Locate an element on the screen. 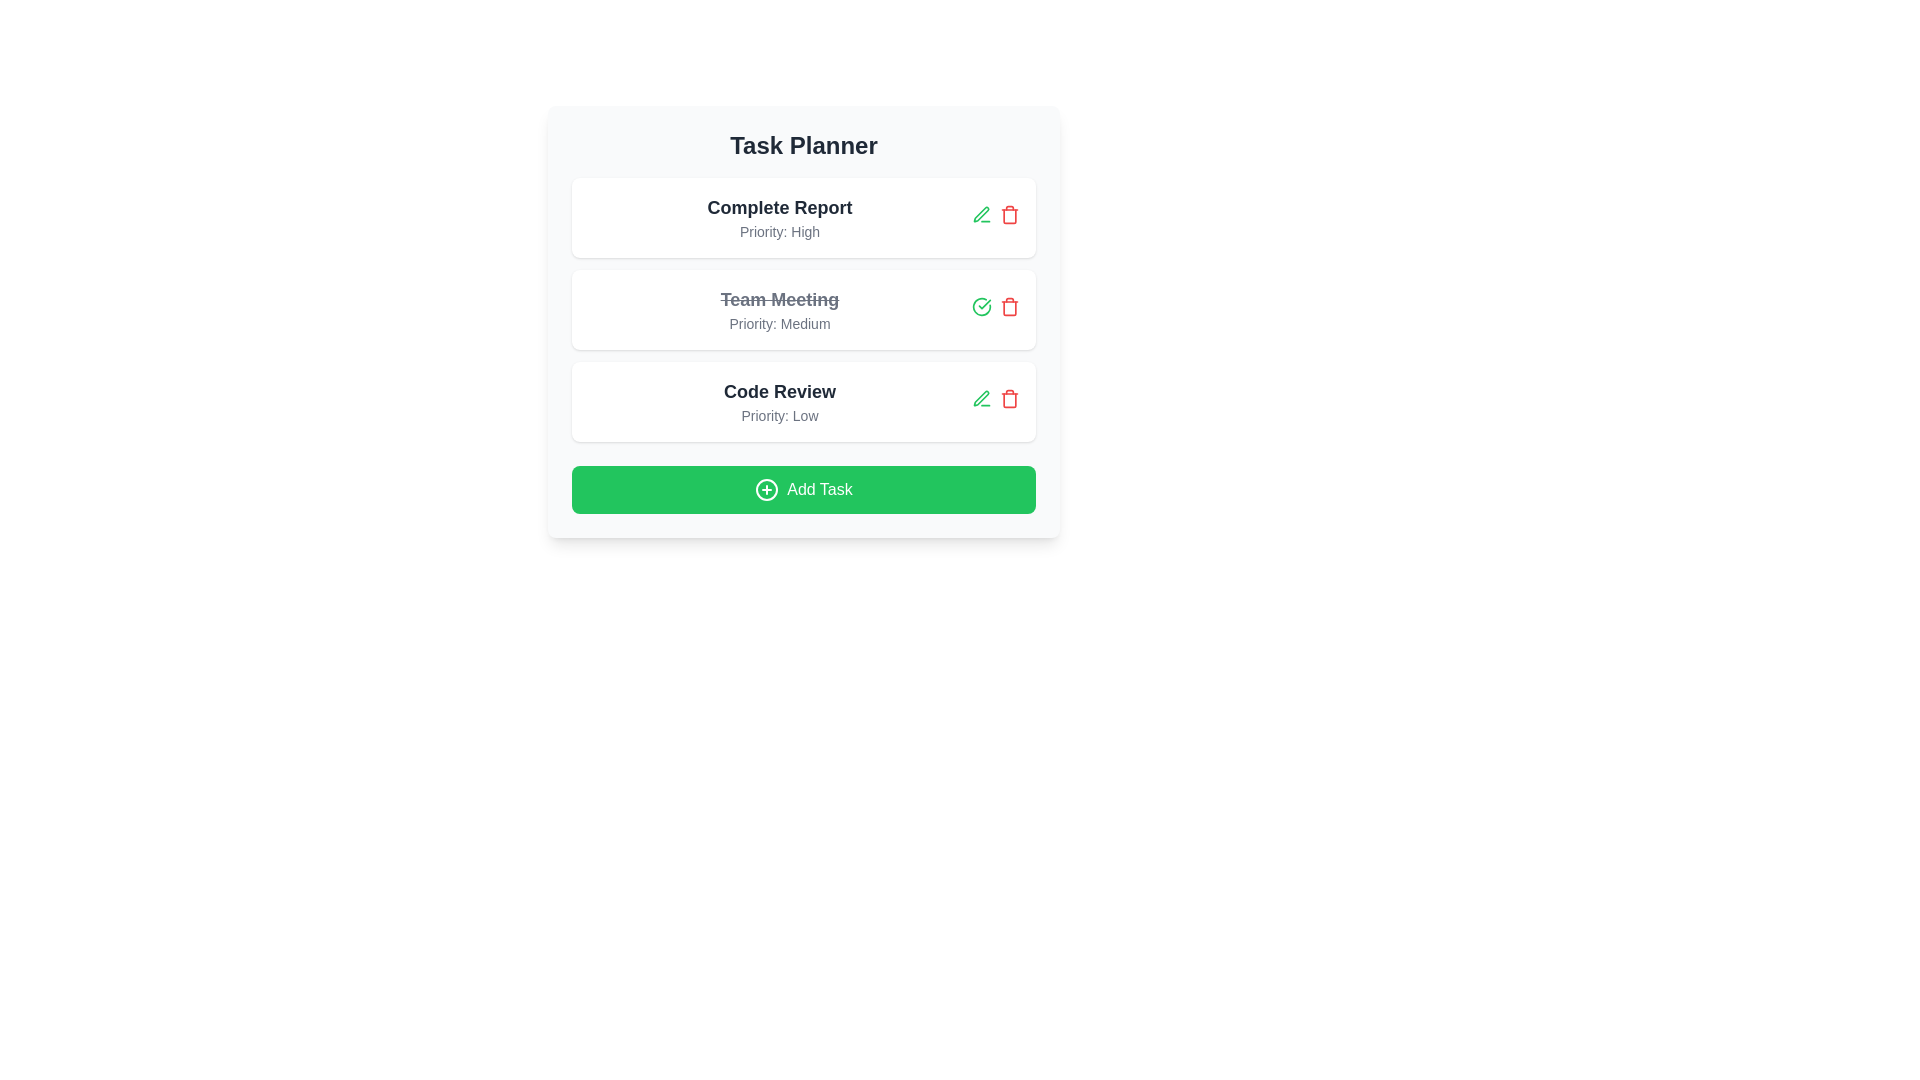 Image resolution: width=1920 pixels, height=1080 pixels. the task title text for task 2 is located at coordinates (778, 300).